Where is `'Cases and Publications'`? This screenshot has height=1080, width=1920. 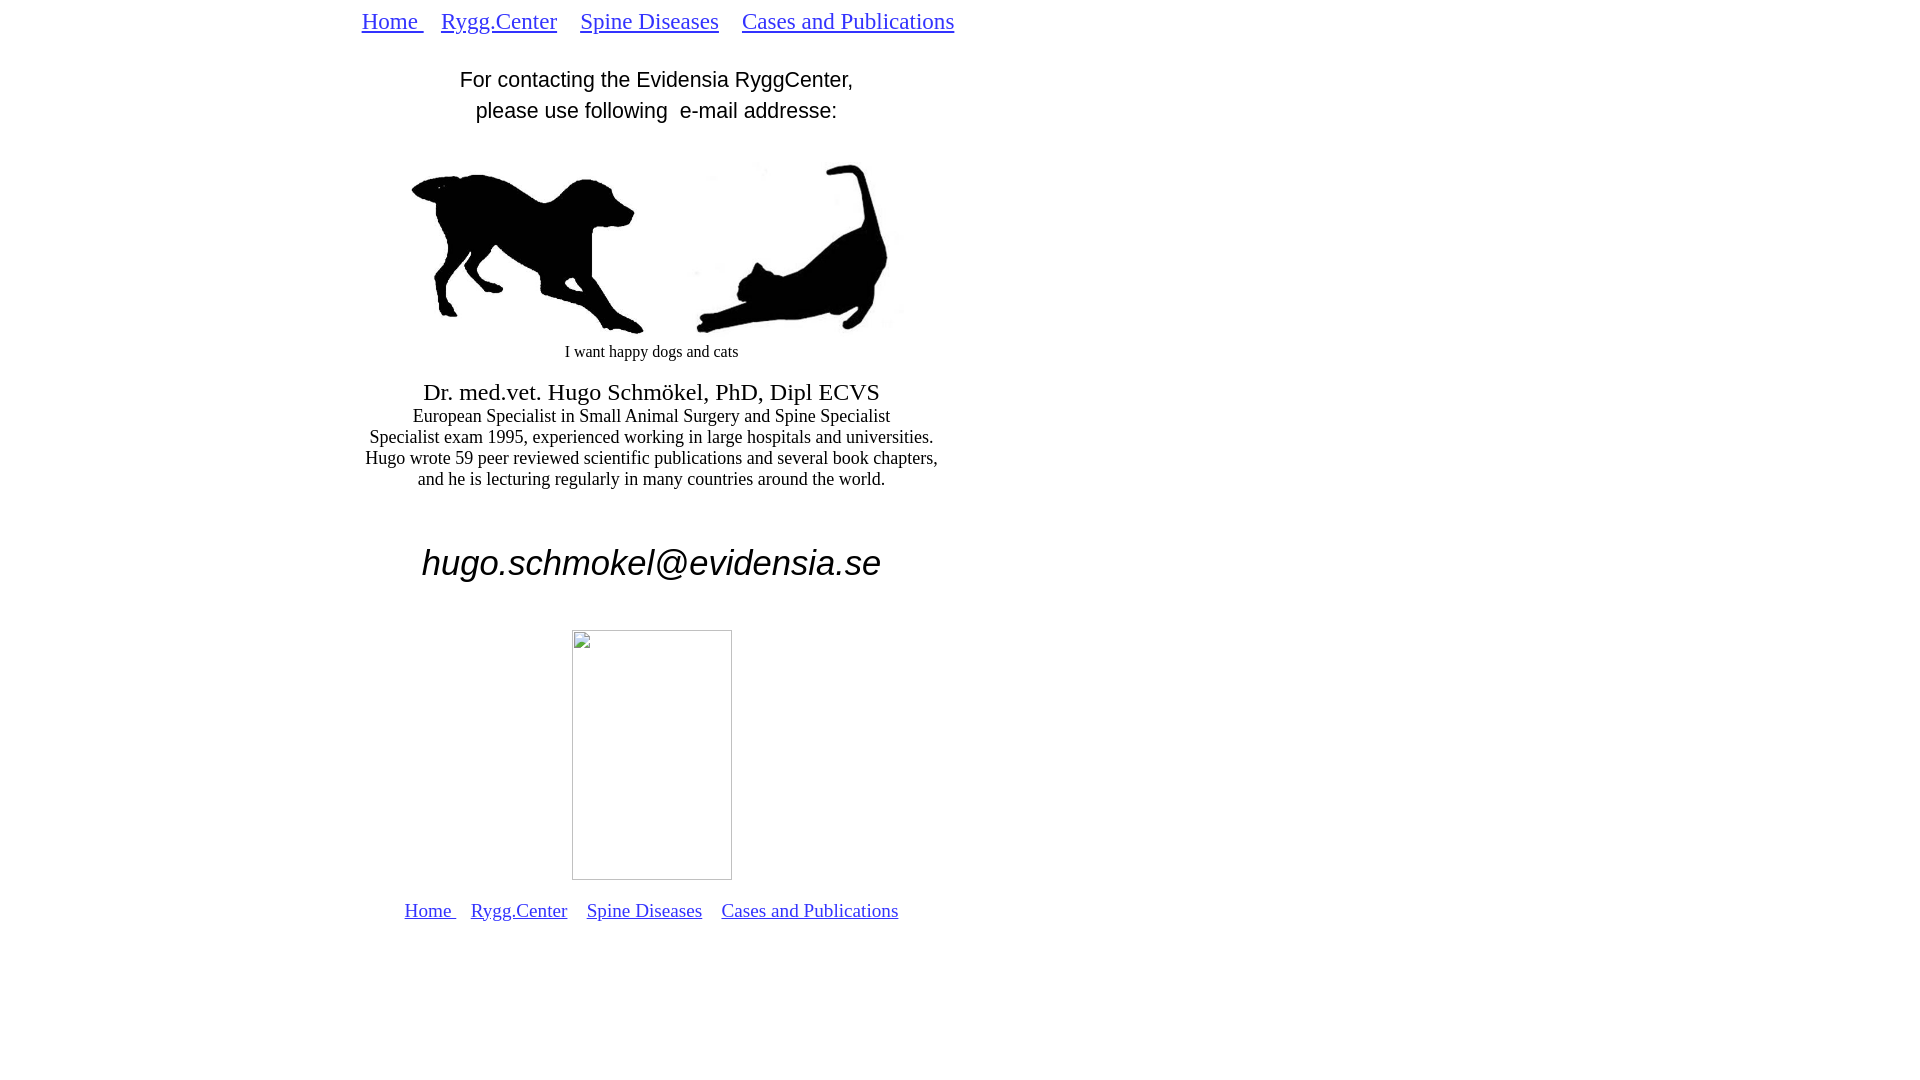
'Cases and Publications' is located at coordinates (848, 20).